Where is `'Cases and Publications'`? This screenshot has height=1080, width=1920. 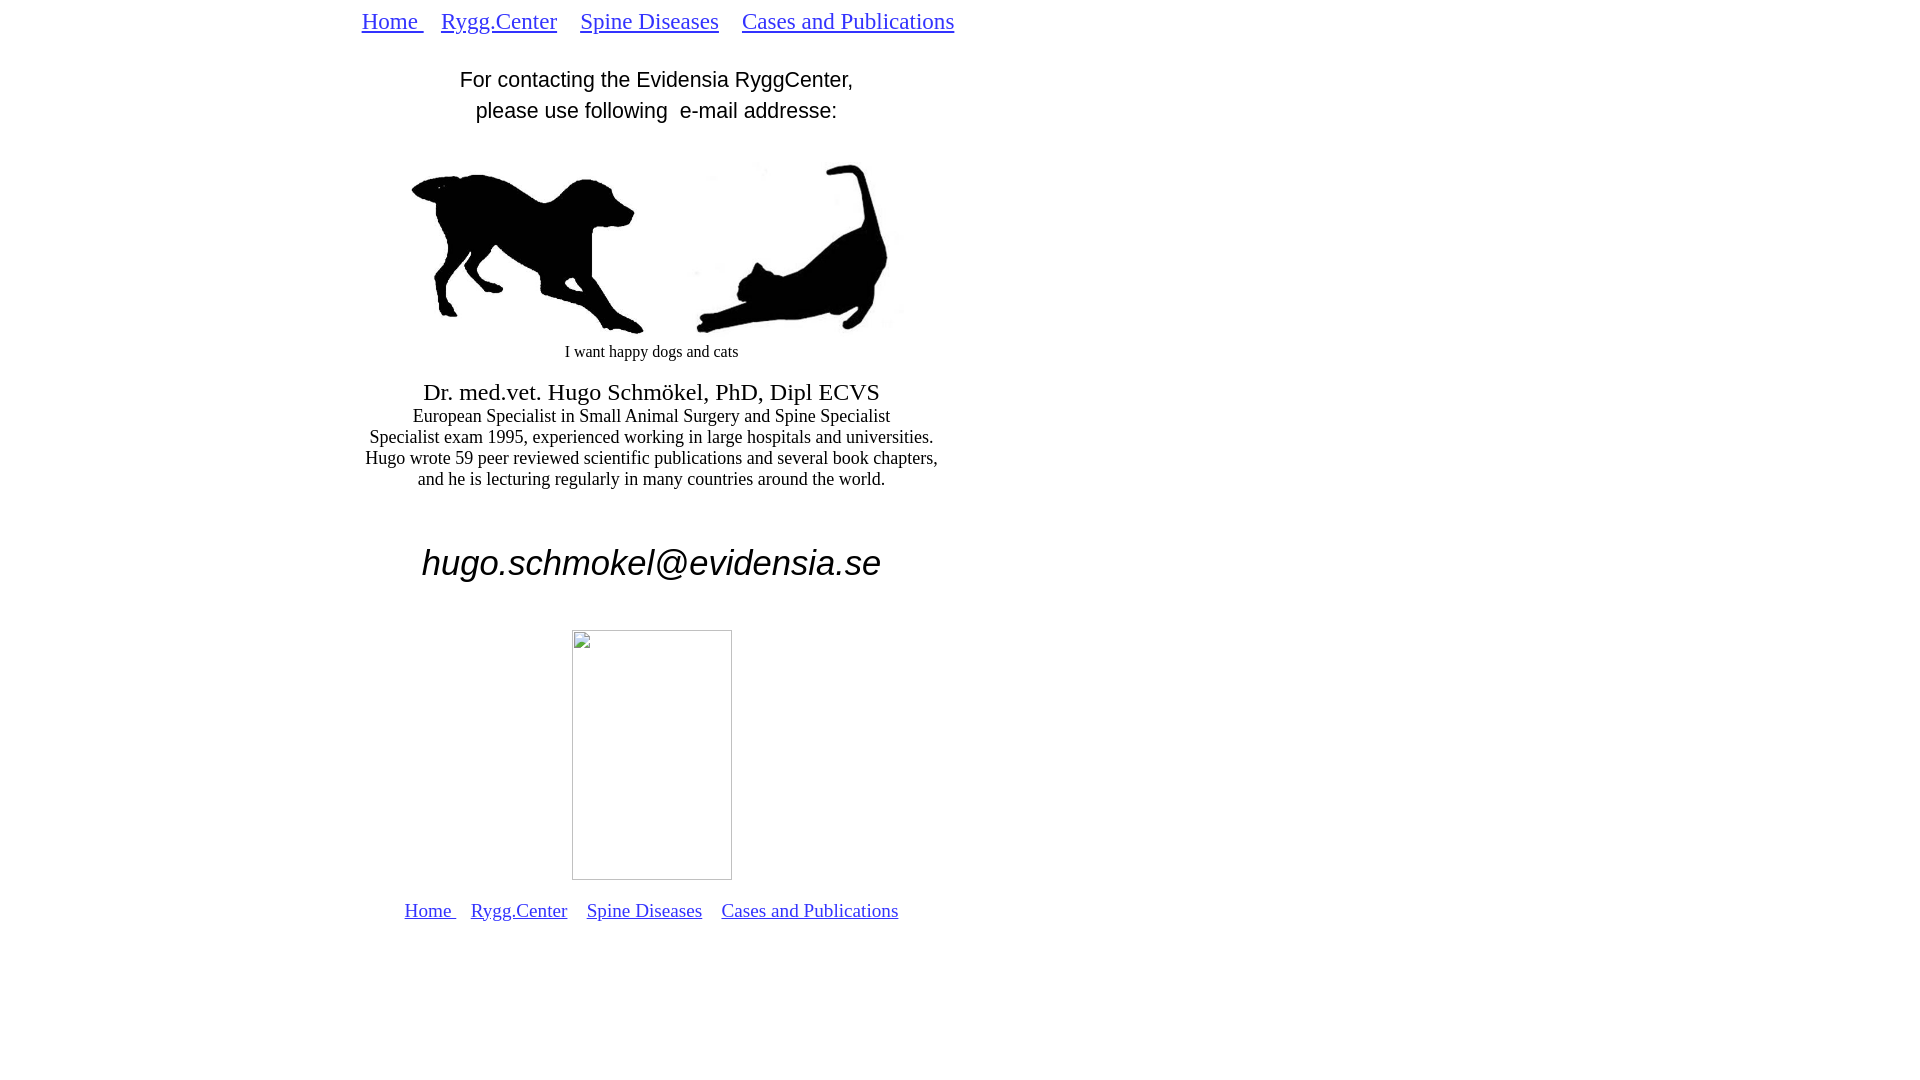
'Cases and Publications' is located at coordinates (848, 20).